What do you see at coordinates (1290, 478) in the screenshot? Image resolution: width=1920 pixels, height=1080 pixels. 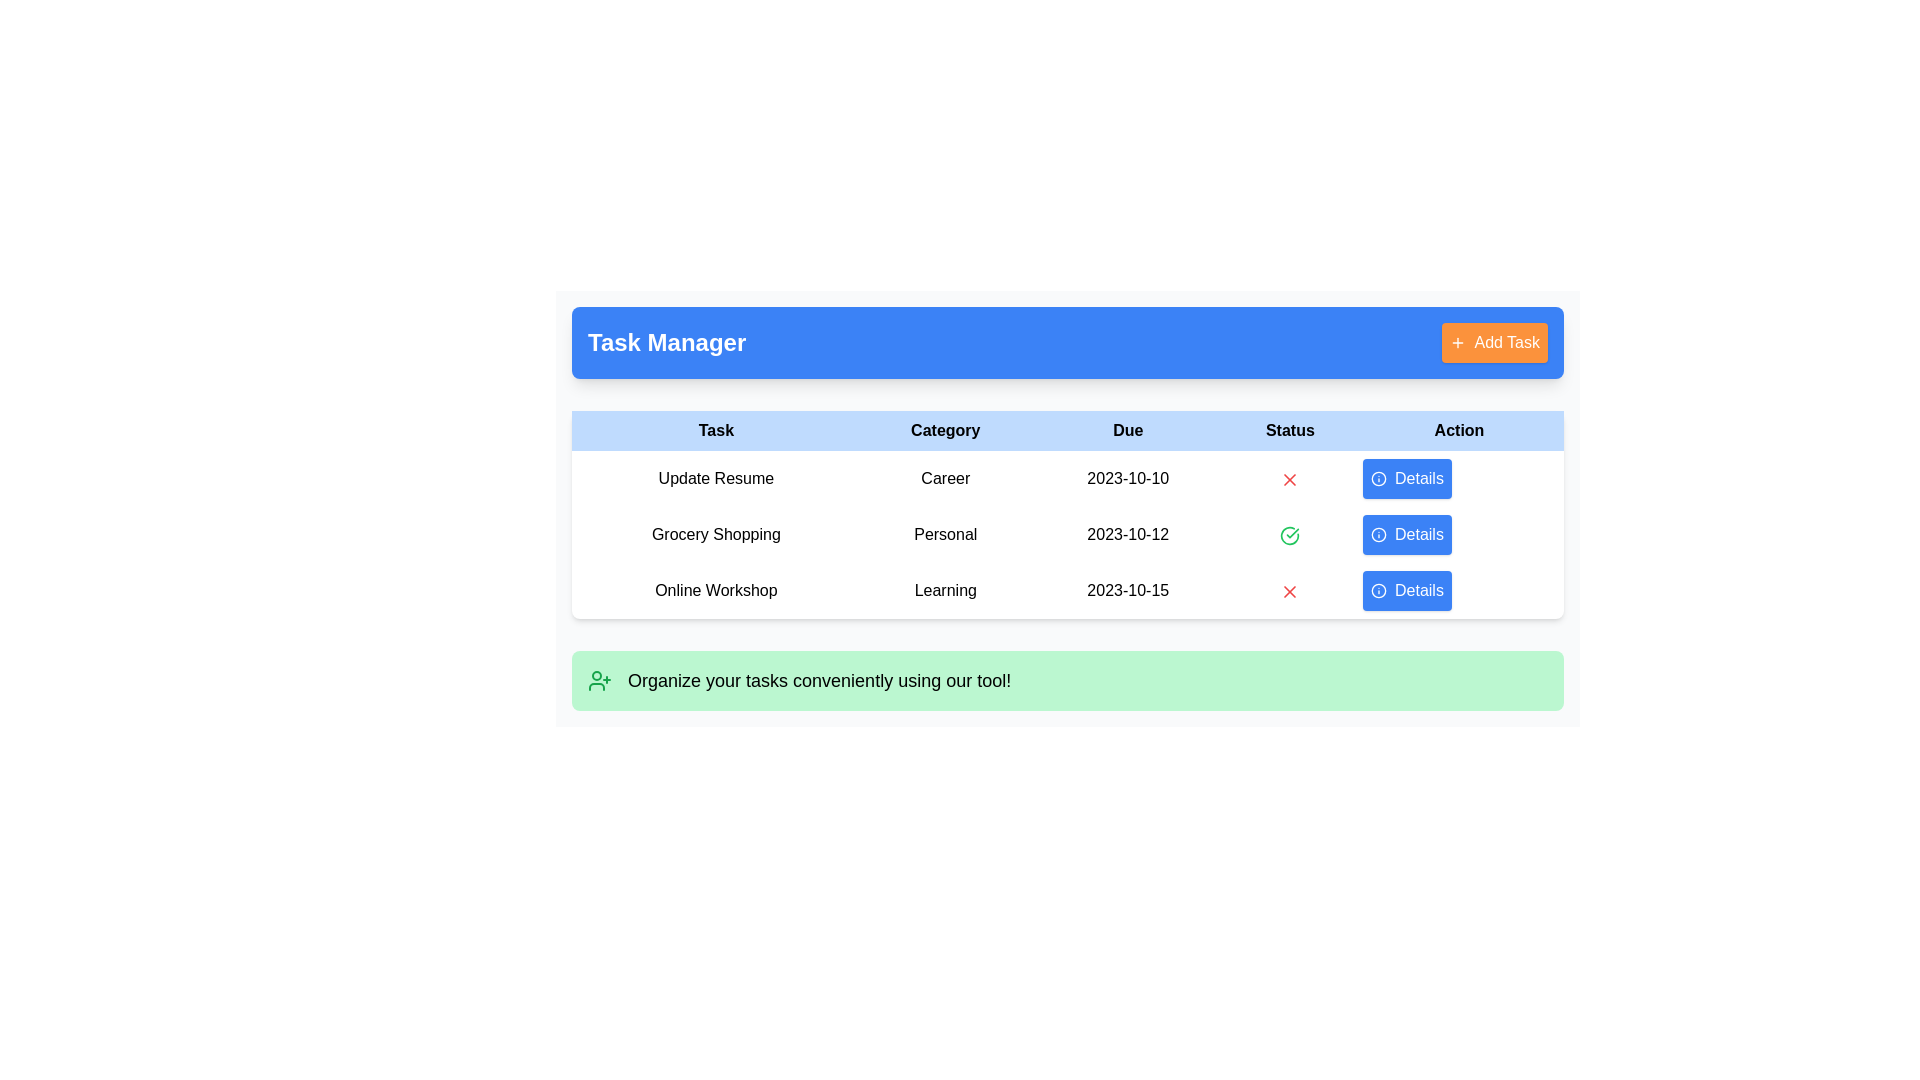 I see `the red cross icon indicating a negative status in the first row of the Status column, adjacent to the '2023-10-10' text and left of the 'Details' button` at bounding box center [1290, 478].